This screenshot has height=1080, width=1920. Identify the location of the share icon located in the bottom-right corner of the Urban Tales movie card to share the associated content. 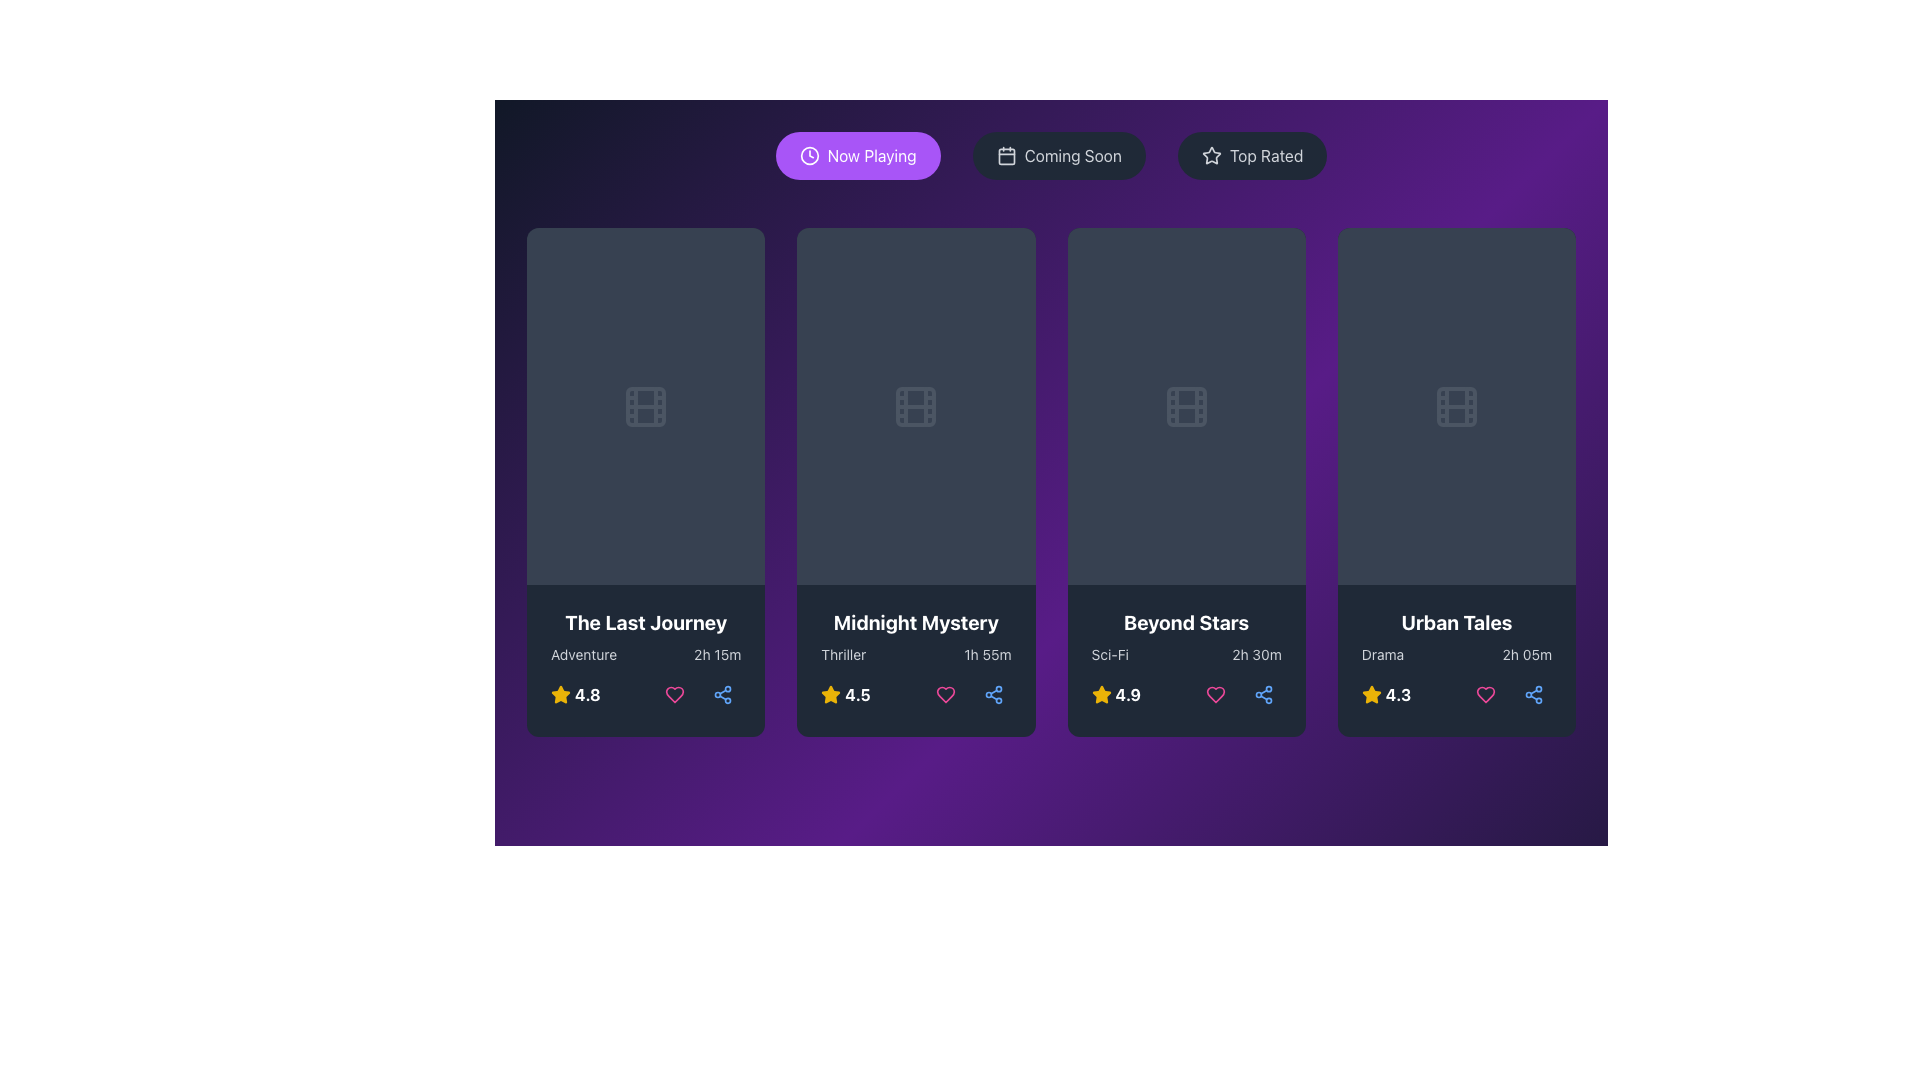
(1533, 693).